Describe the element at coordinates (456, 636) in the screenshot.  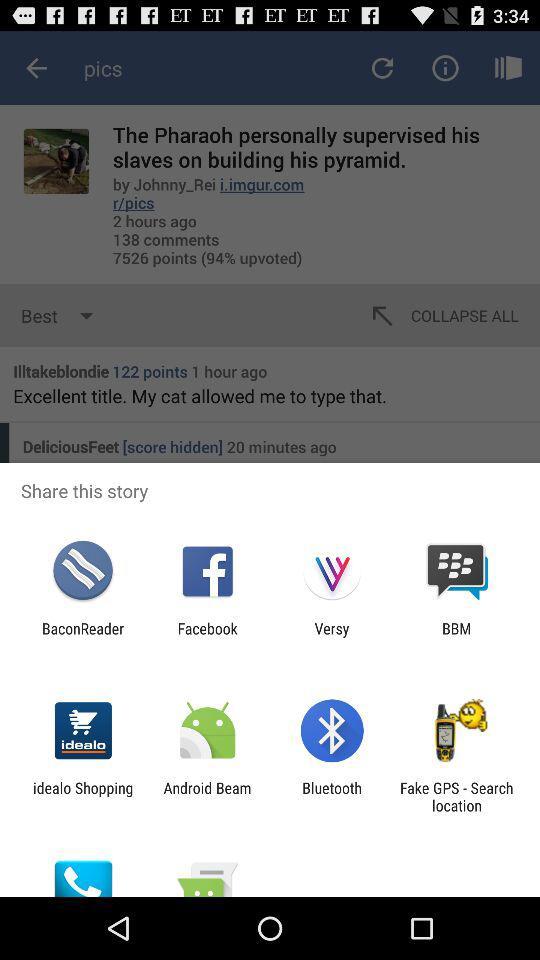
I see `the app next to the versy icon` at that location.